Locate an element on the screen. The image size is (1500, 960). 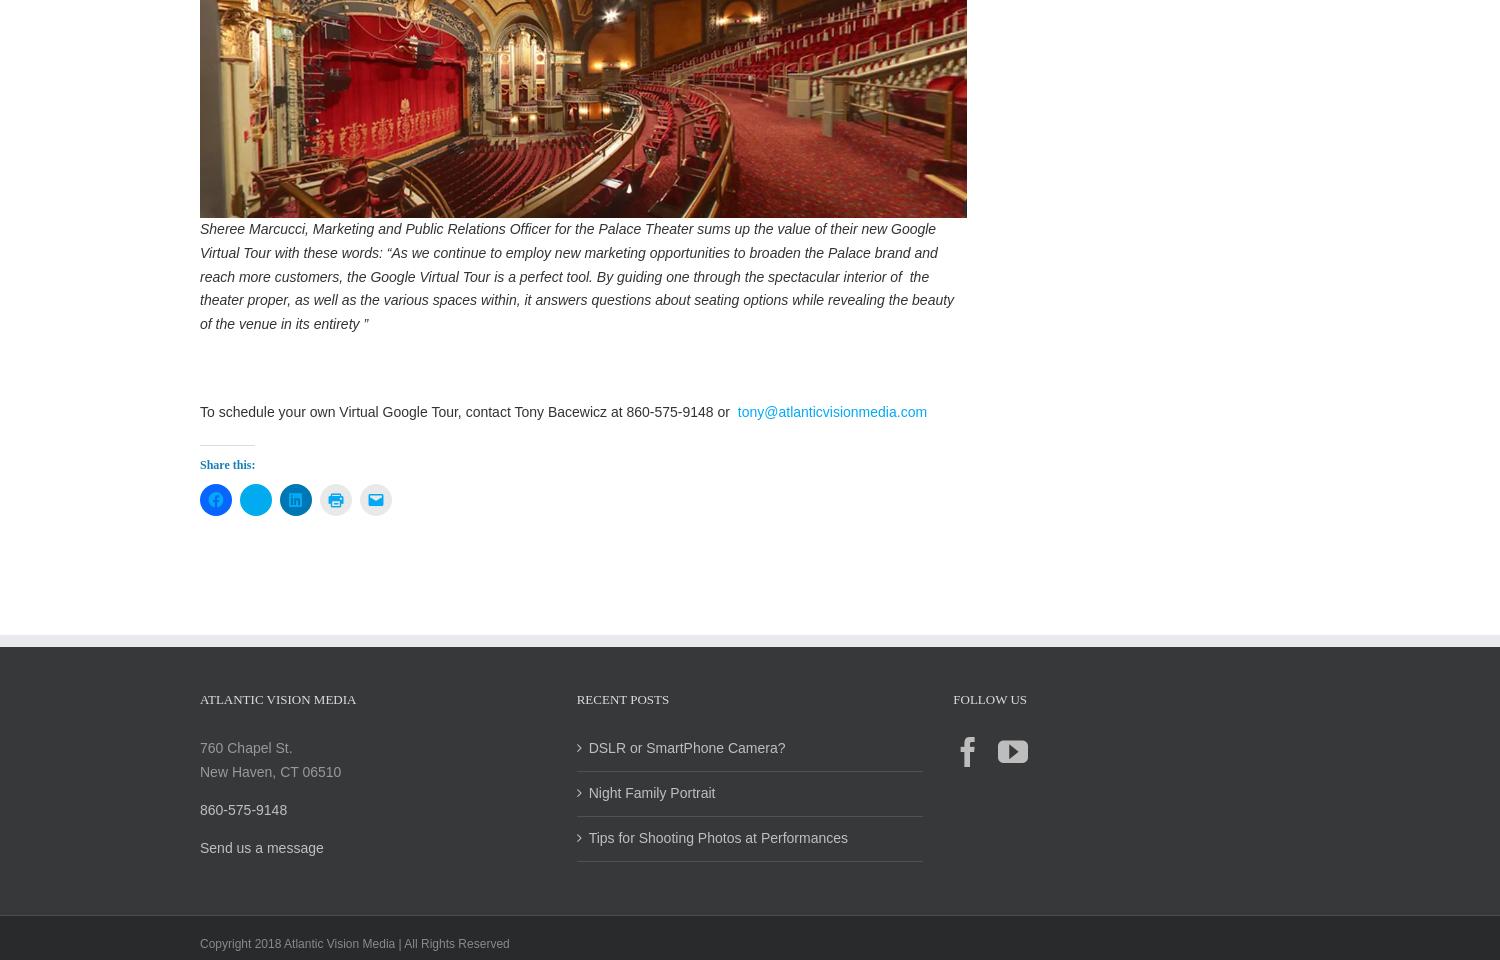
'860-575-9148' is located at coordinates (198, 830).